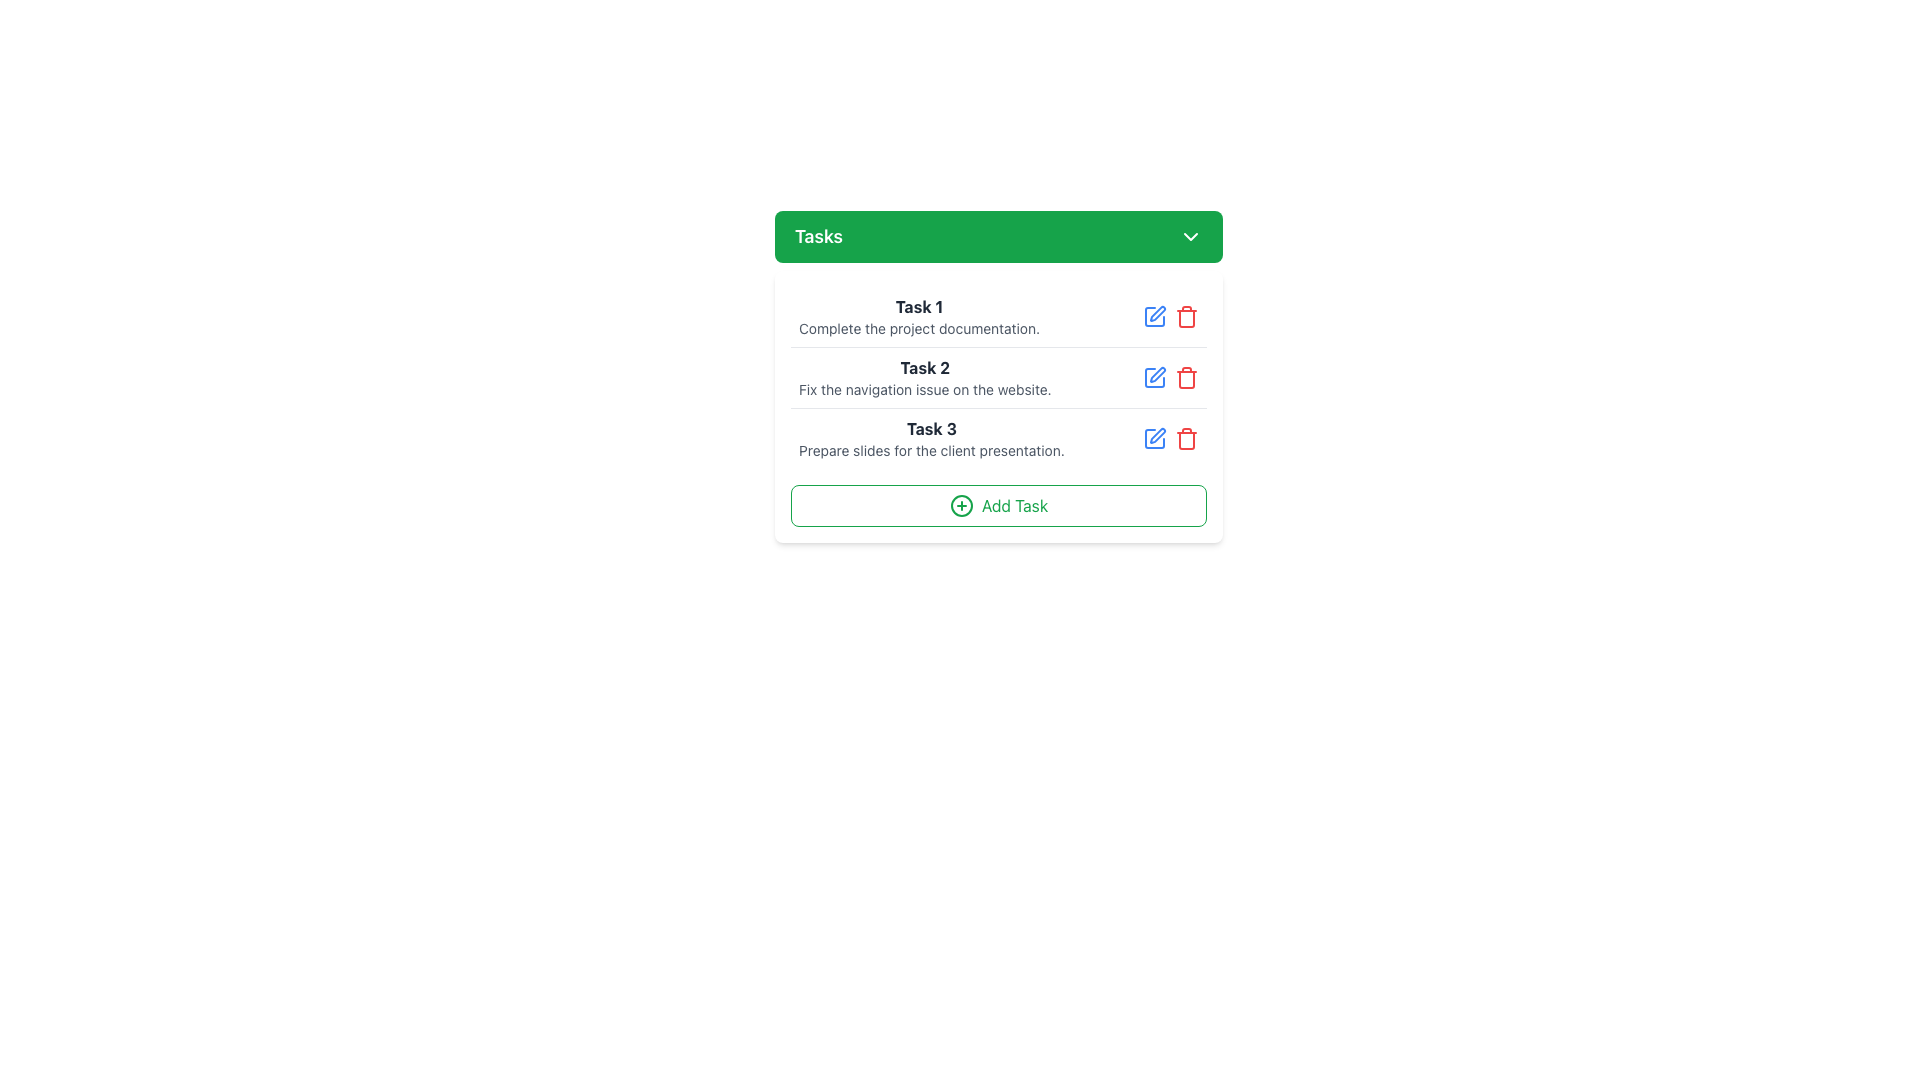  What do you see at coordinates (998, 378) in the screenshot?
I see `the second task item in the task management interface` at bounding box center [998, 378].